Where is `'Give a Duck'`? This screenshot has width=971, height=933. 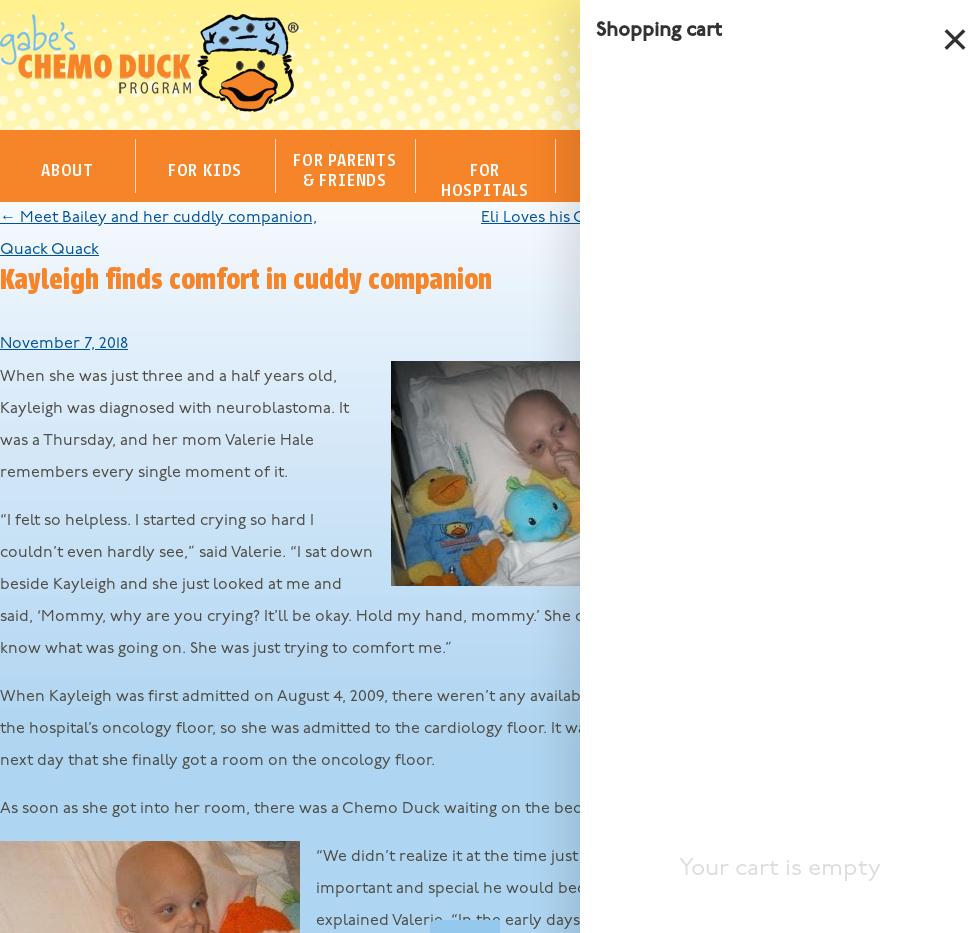 'Give a Duck' is located at coordinates (774, 491).